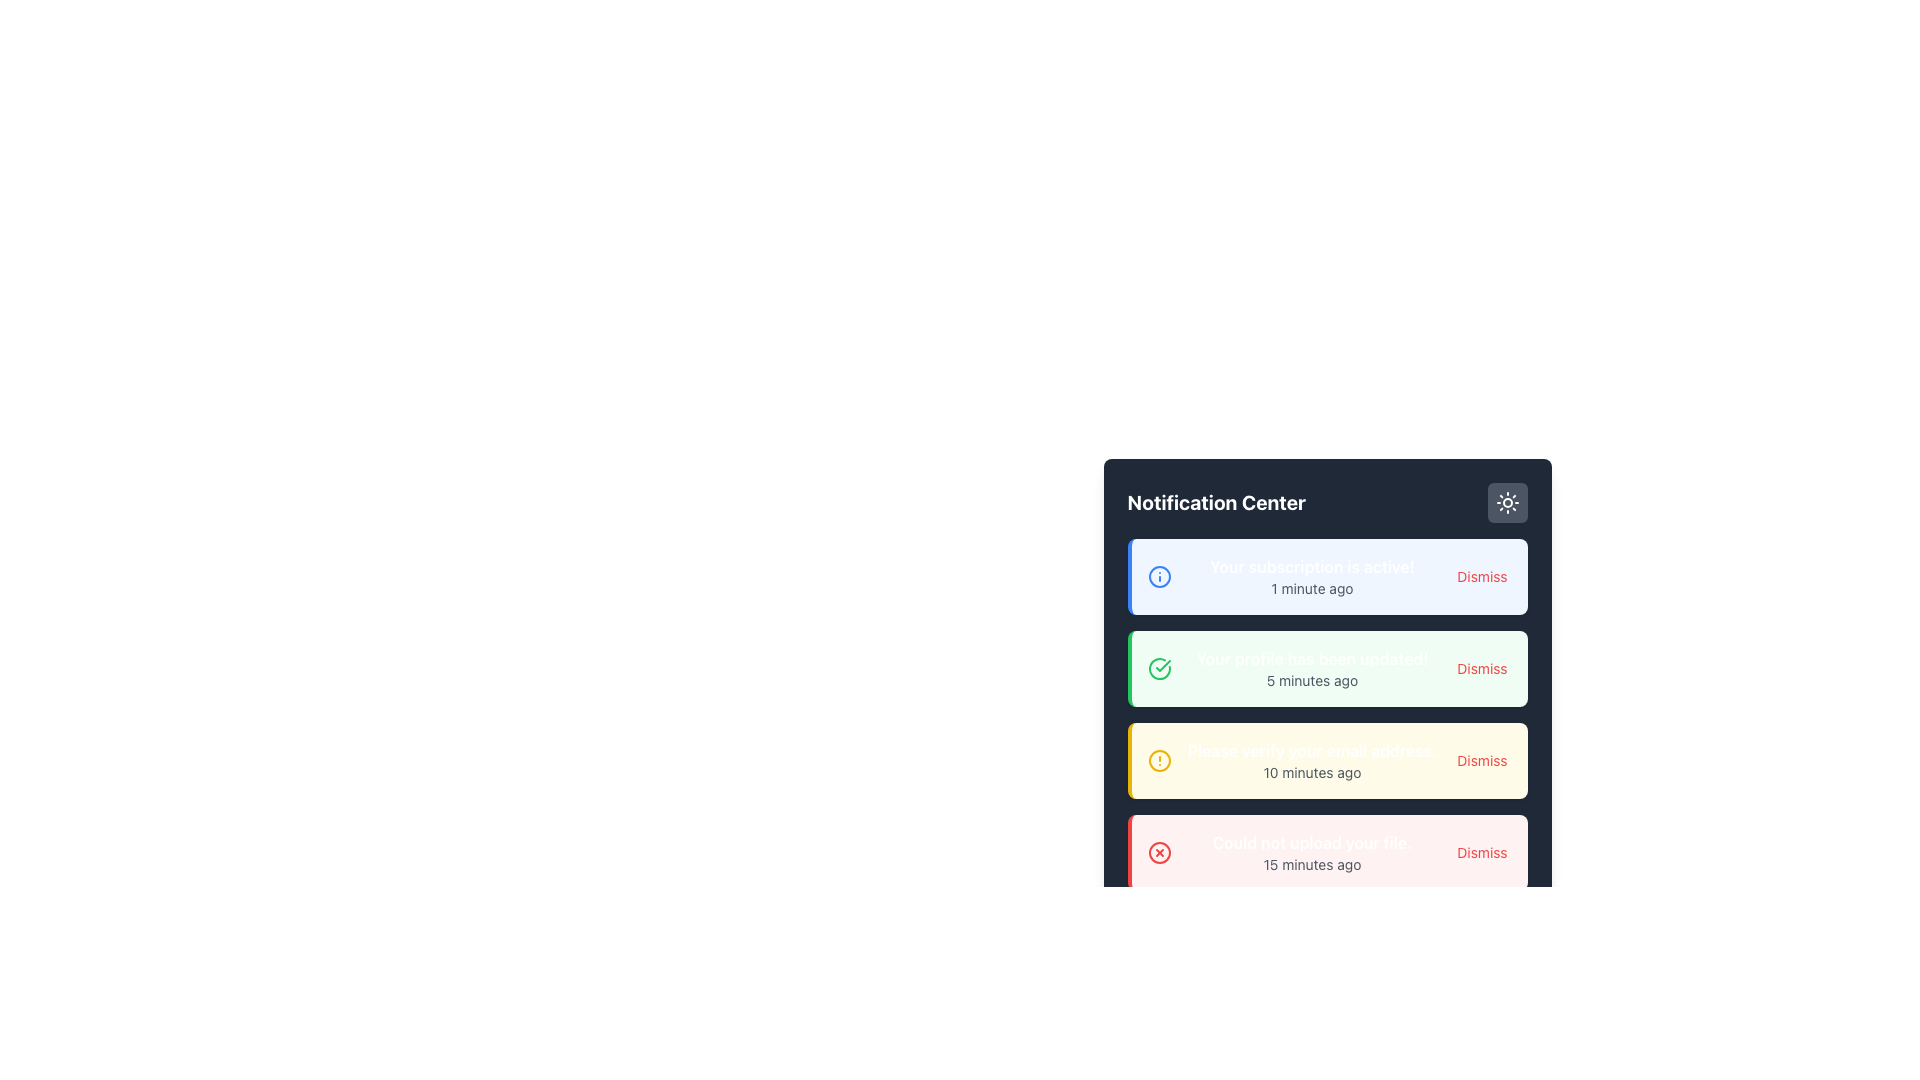 The width and height of the screenshot is (1920, 1080). What do you see at coordinates (1312, 680) in the screenshot?
I see `the static text label that displays the timestamp for the notification 'Your profile has been updated!', located under the notification text and aligned to its left in the second notification block with a green background` at bounding box center [1312, 680].